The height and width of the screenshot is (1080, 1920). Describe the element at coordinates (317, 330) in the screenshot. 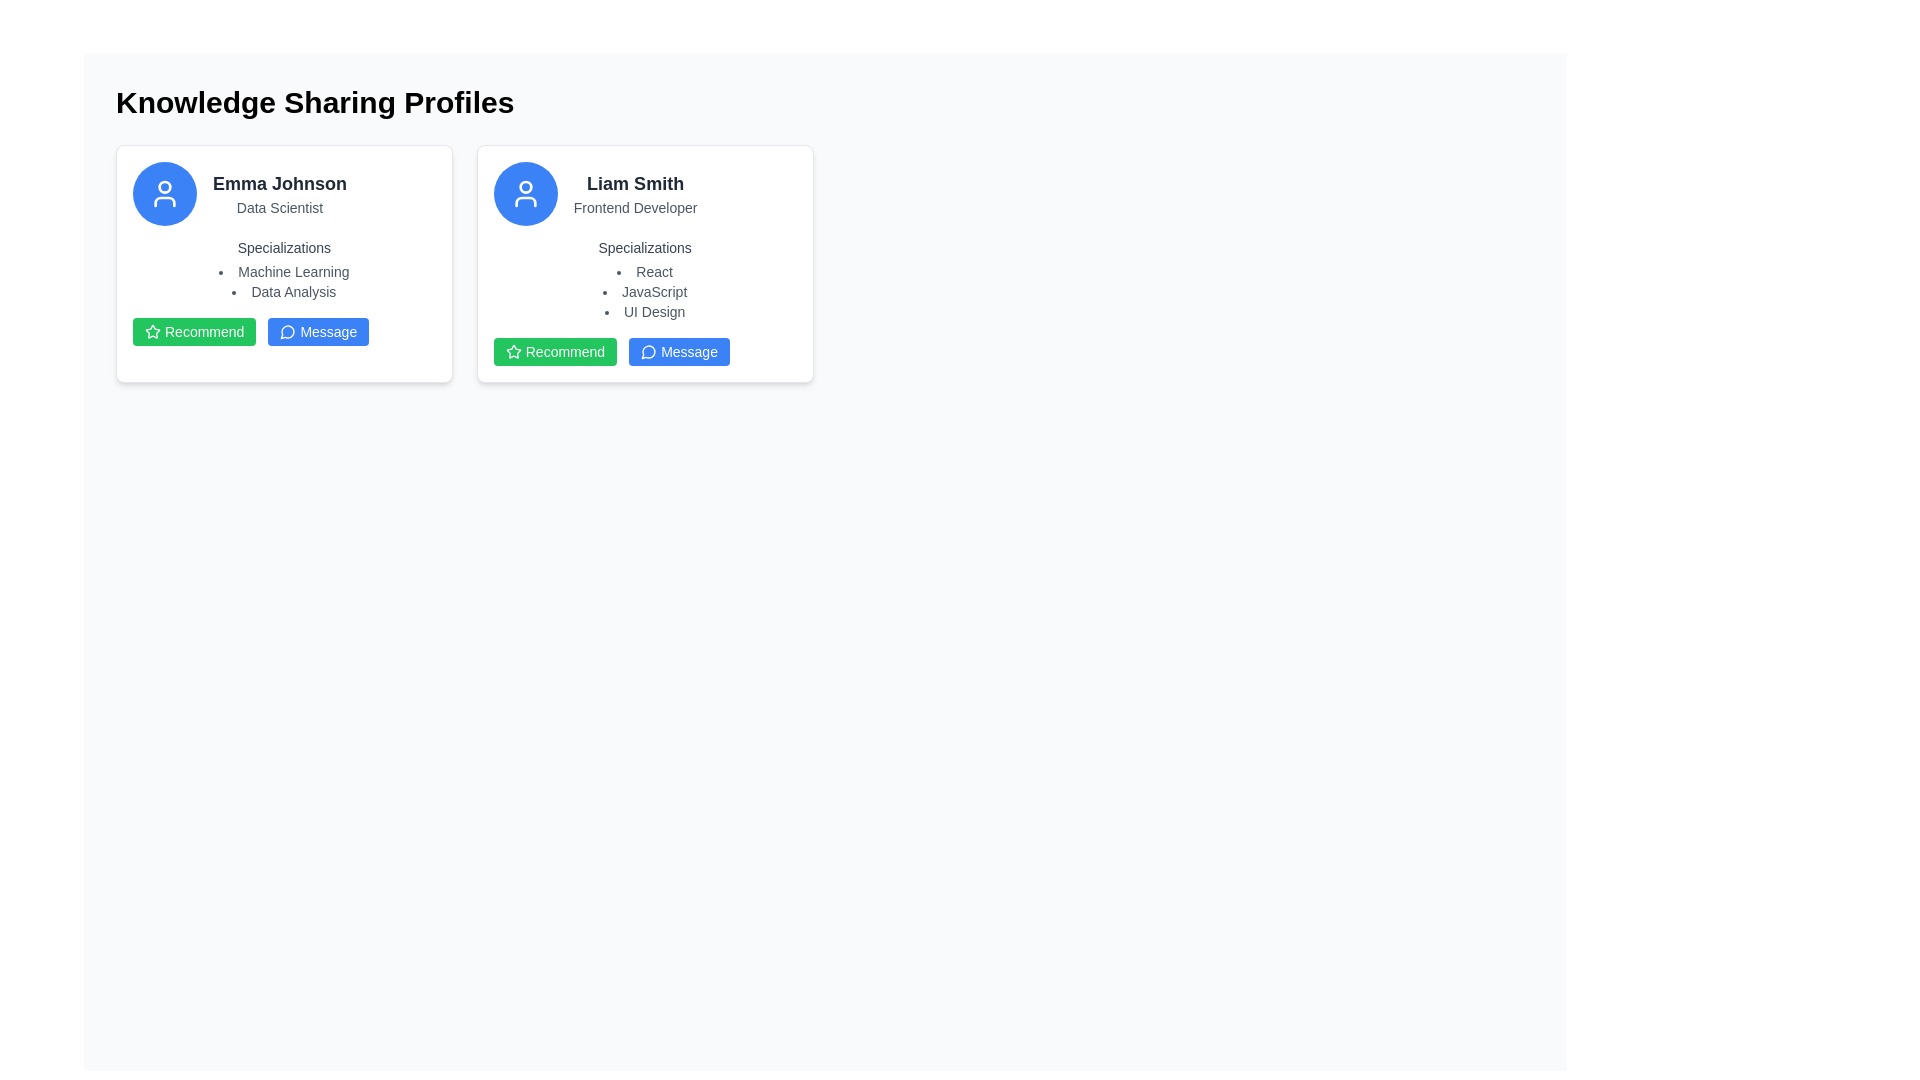

I see `the button with a blue background and white text that reads 'Message', which is located to the right of the green 'Recommend' button, to change its background color to a darker blue` at that location.